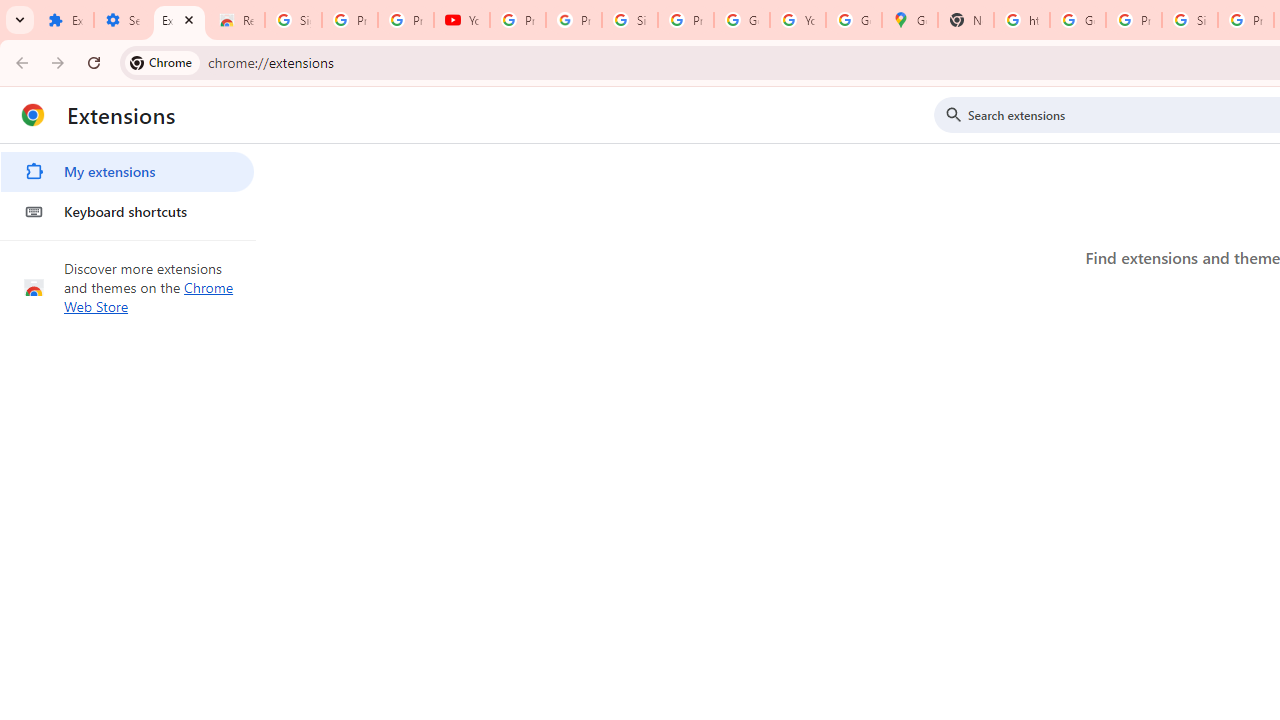 The width and height of the screenshot is (1280, 720). What do you see at coordinates (126, 171) in the screenshot?
I see `'My extensions'` at bounding box center [126, 171].